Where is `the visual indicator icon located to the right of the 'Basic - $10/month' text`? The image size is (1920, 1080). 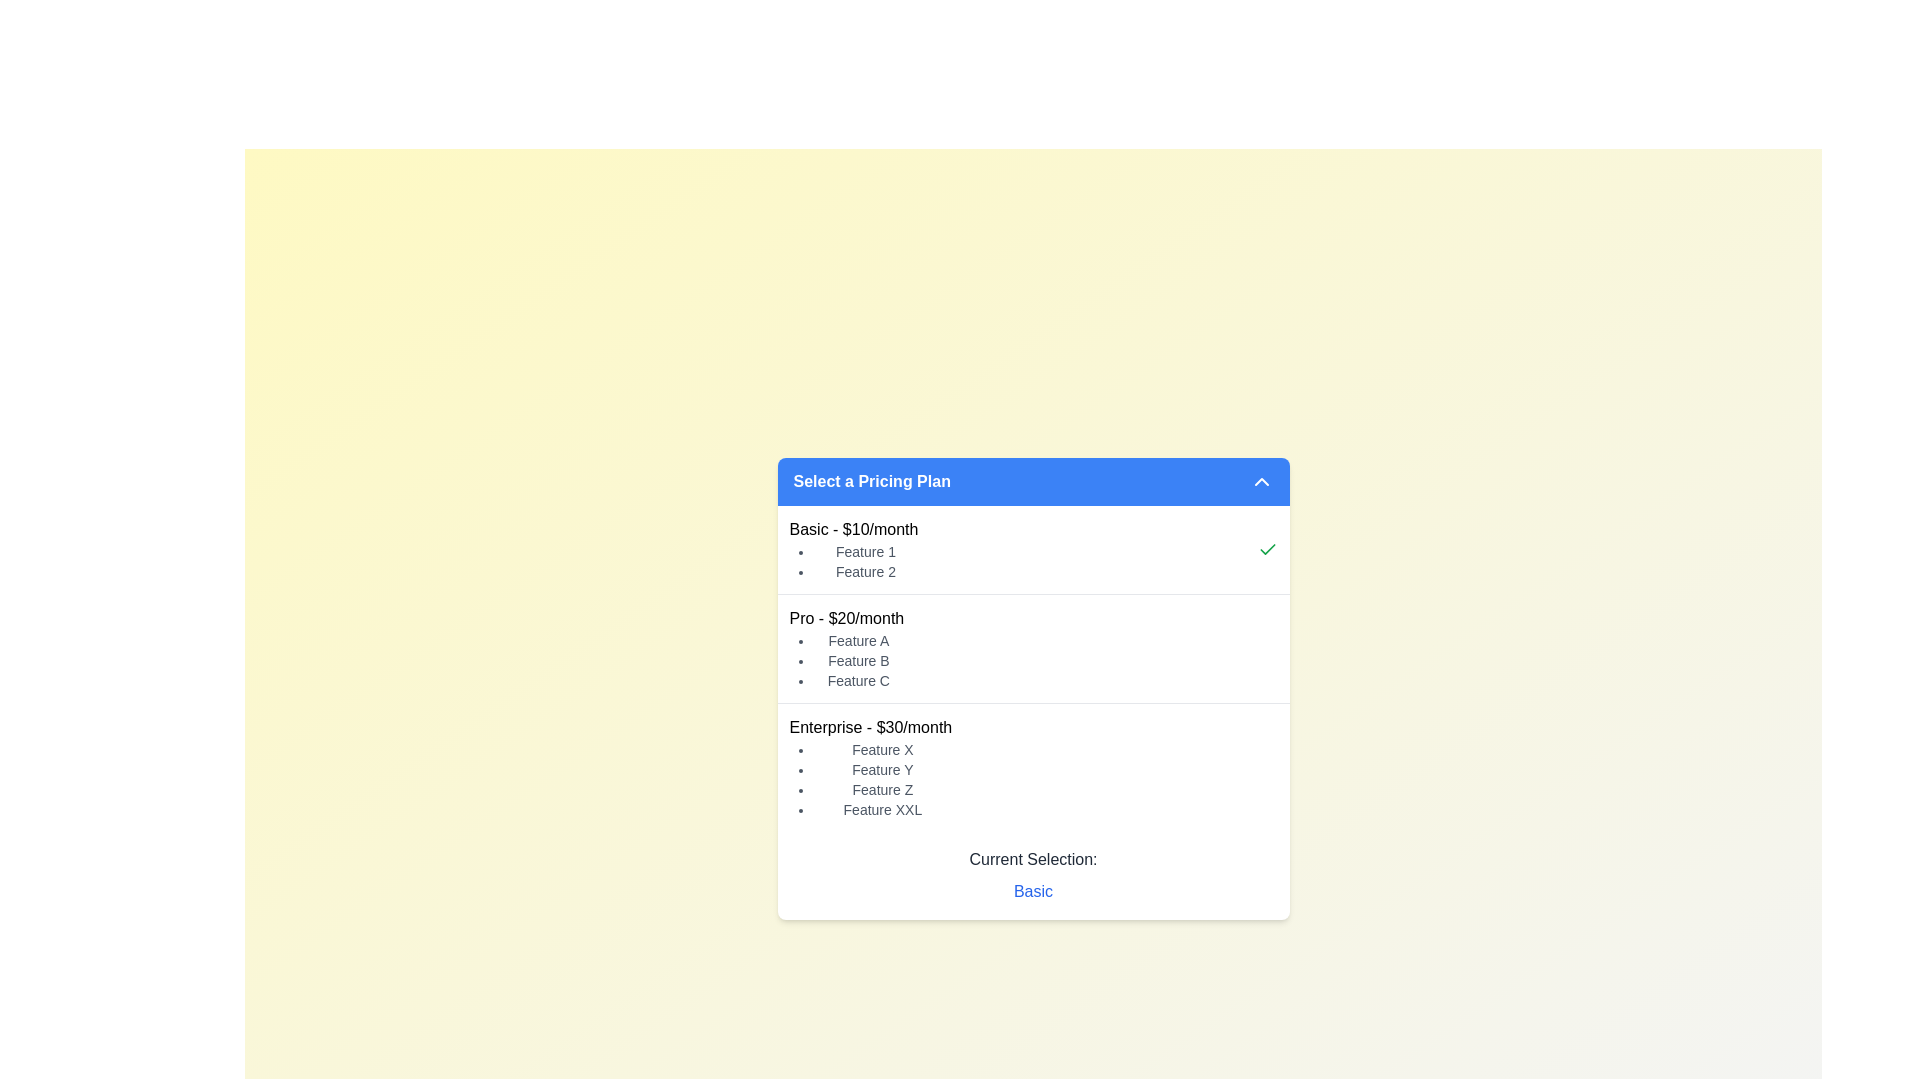 the visual indicator icon located to the right of the 'Basic - $10/month' text is located at coordinates (1266, 549).